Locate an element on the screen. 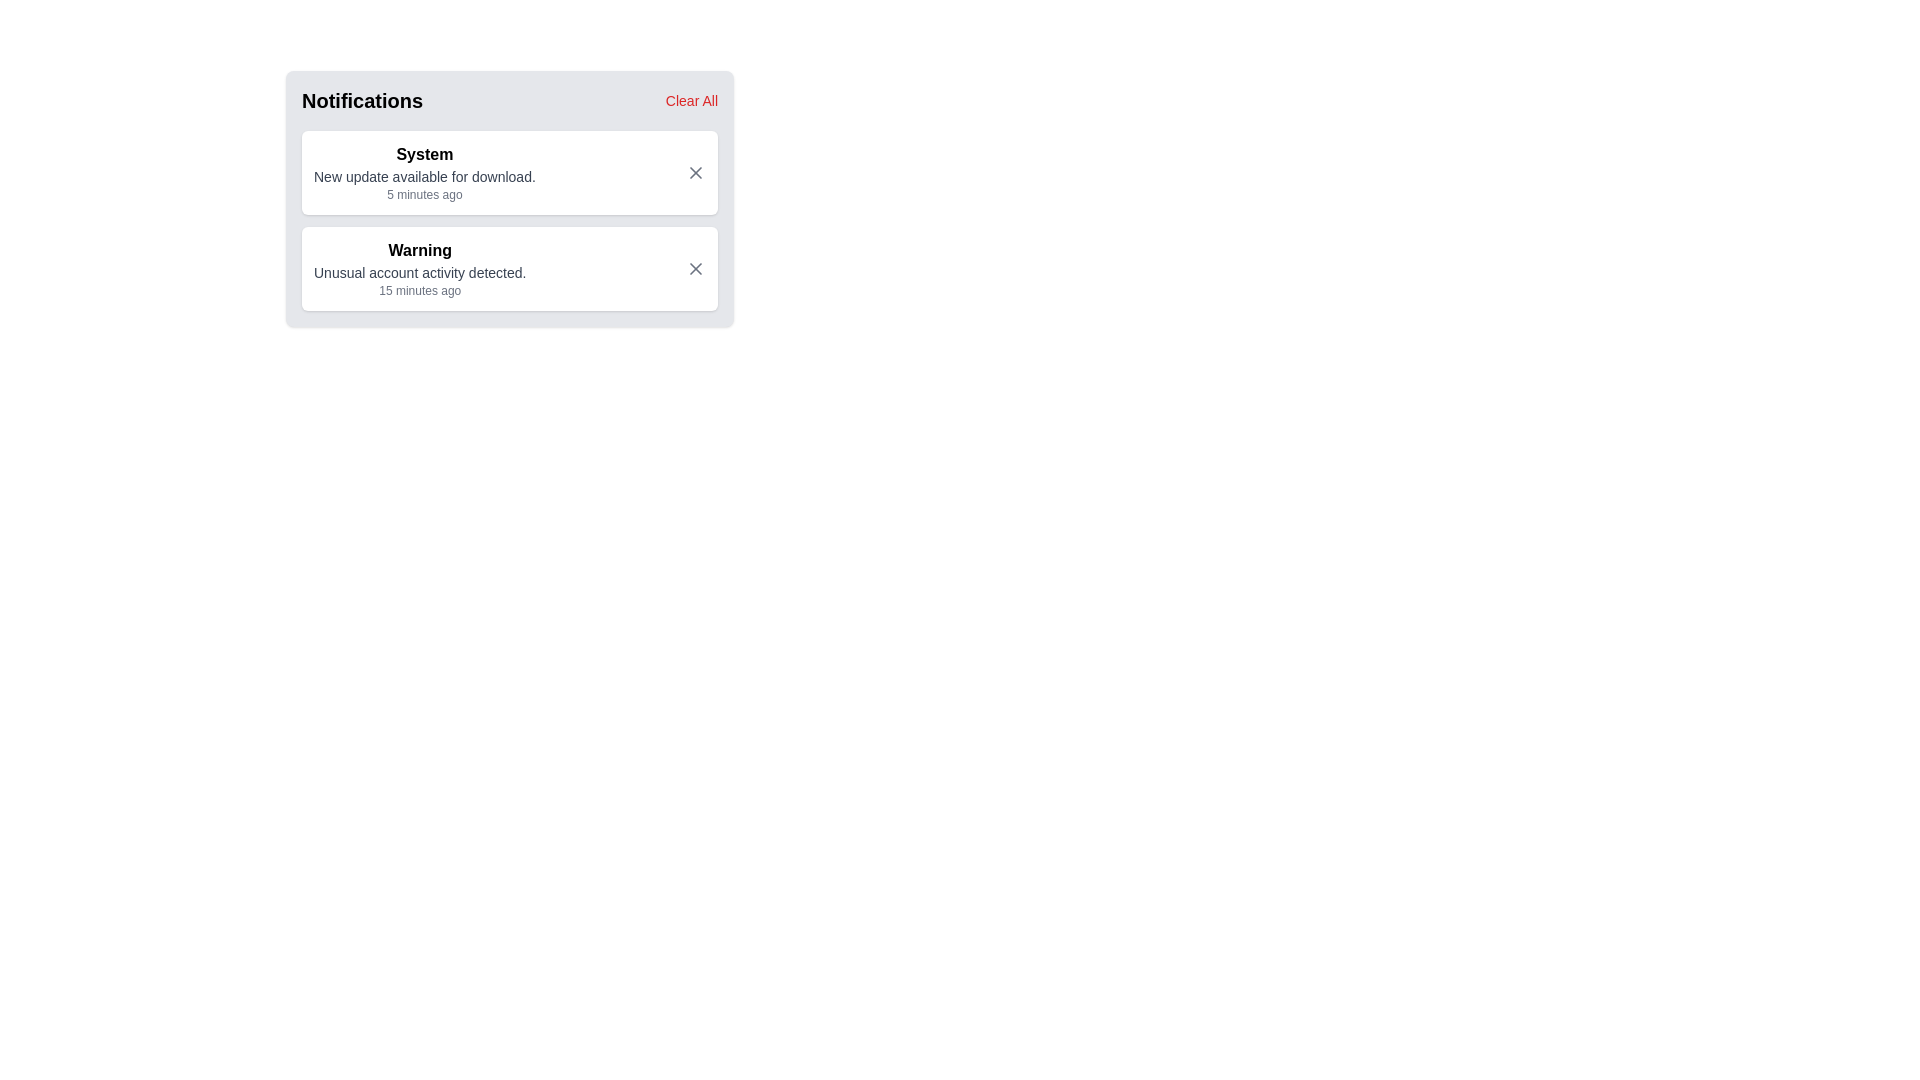  the text element that reads 'Unusual account activity detected.' which is styled with a smaller font size and gray color, located within a notification card beneath a 'Warning' label is located at coordinates (419, 273).